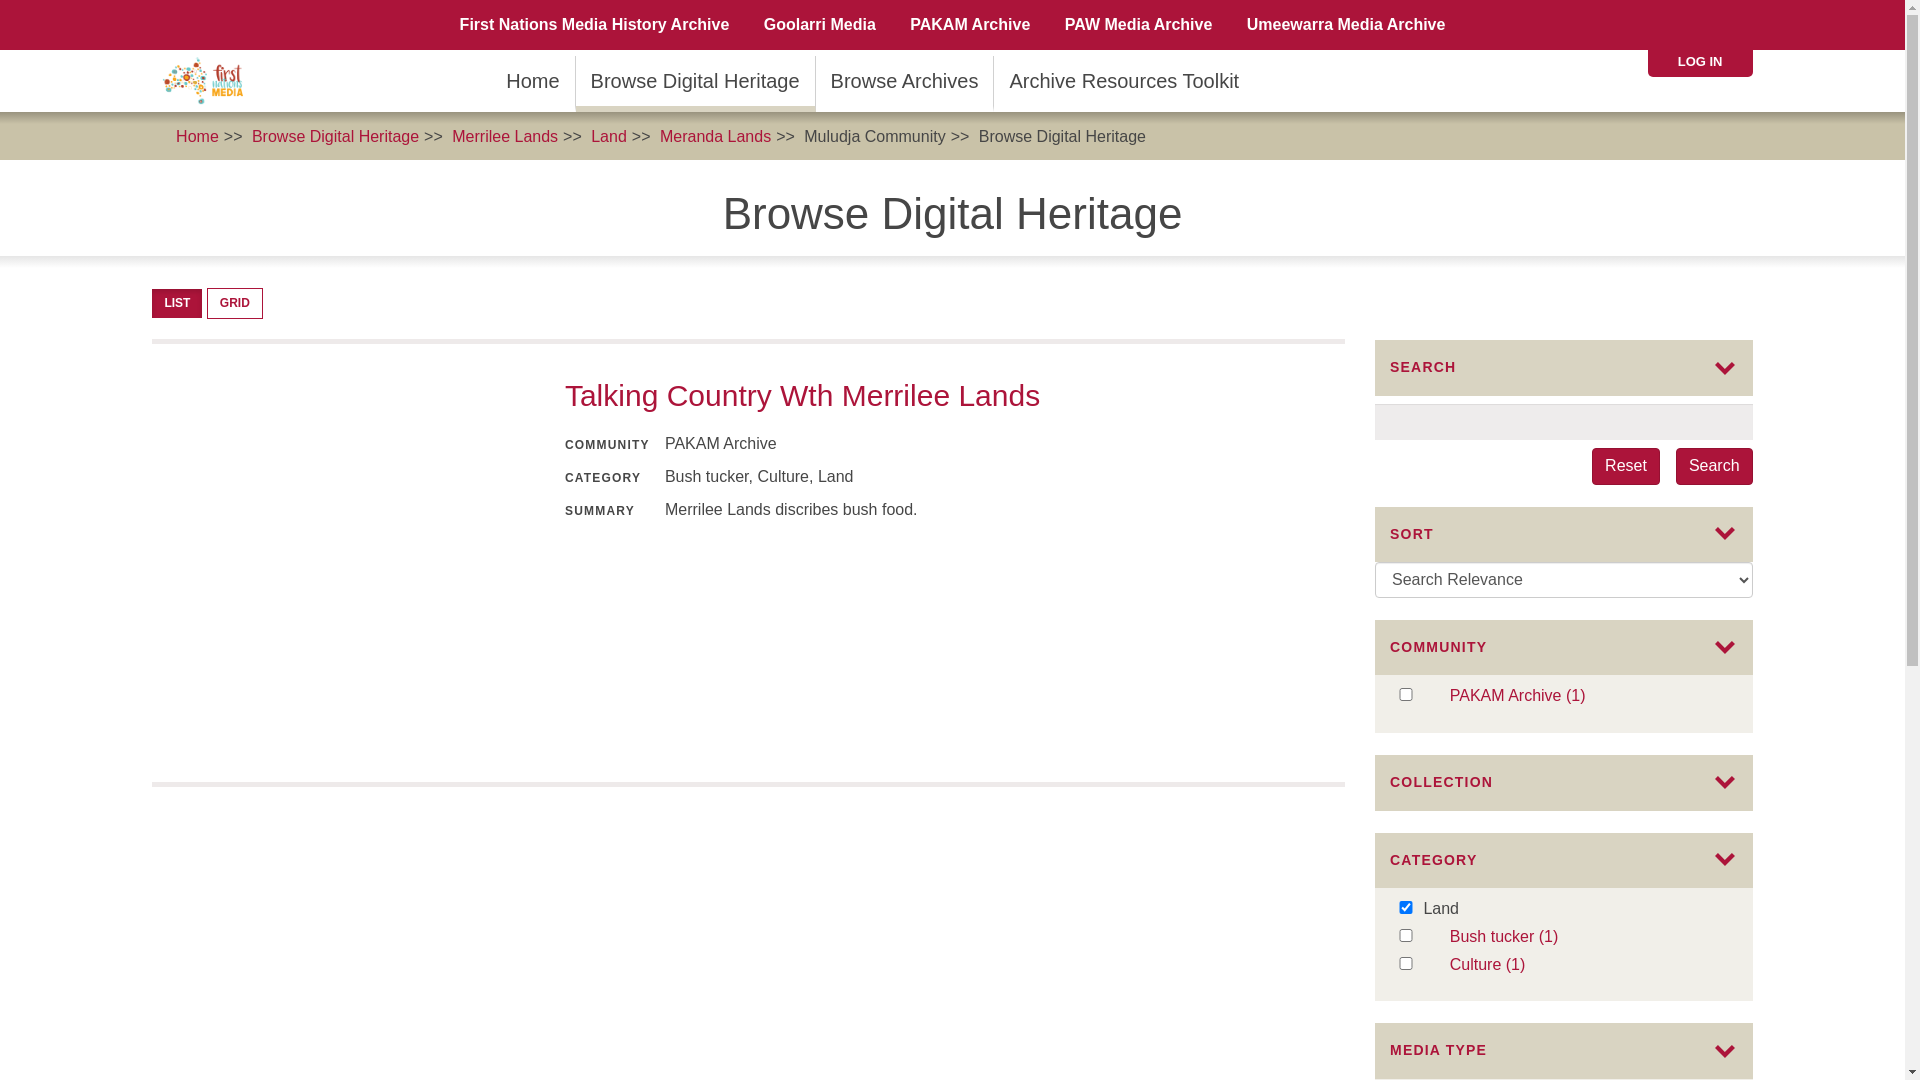 This screenshot has width=1920, height=1080. Describe the element at coordinates (594, 24) in the screenshot. I see `'First Nations Media History Archive'` at that location.